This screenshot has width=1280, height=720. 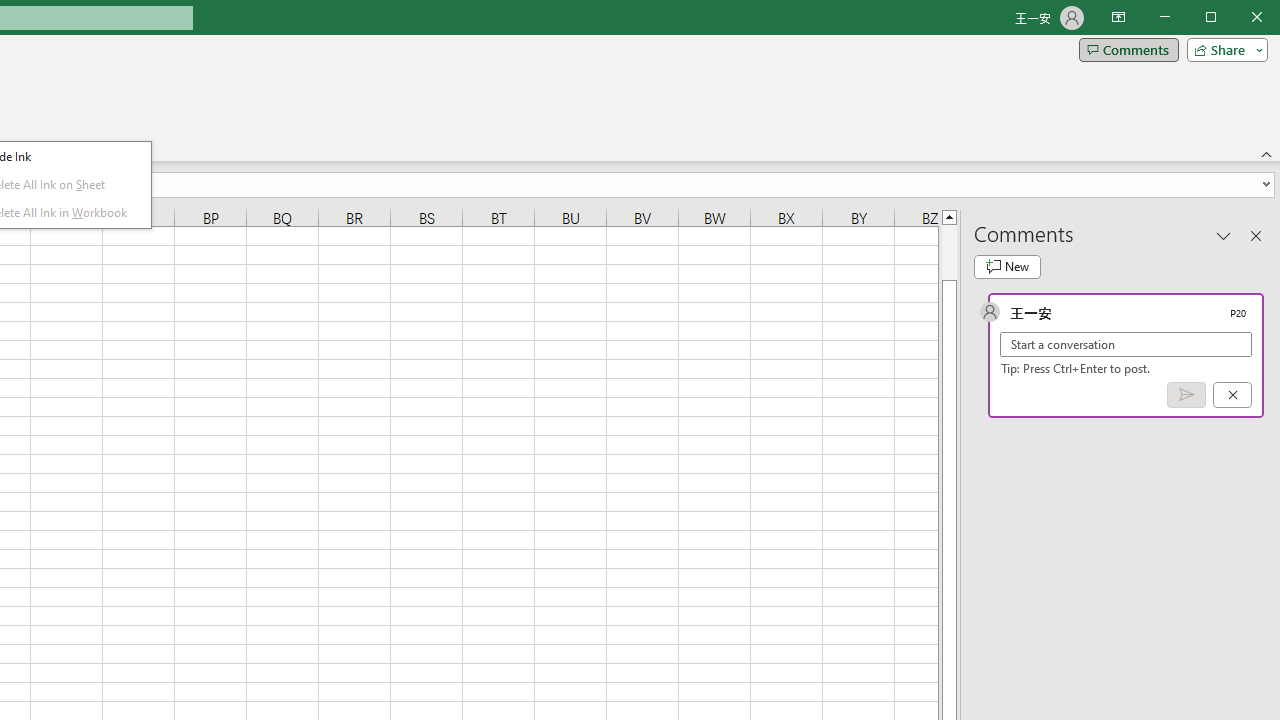 What do you see at coordinates (1186, 395) in the screenshot?
I see `'Post comment (Ctrl + Enter)'` at bounding box center [1186, 395].